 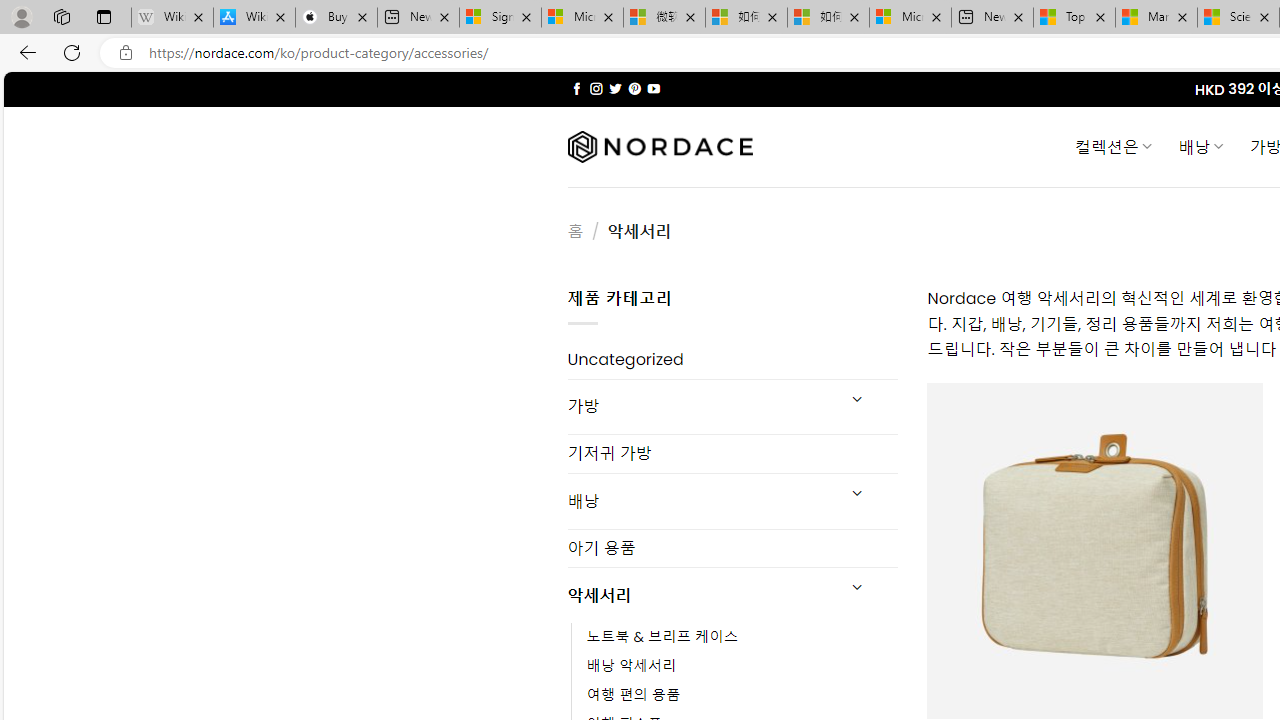 I want to click on 'Microsoft account | Account Checkup', so click(x=909, y=17).